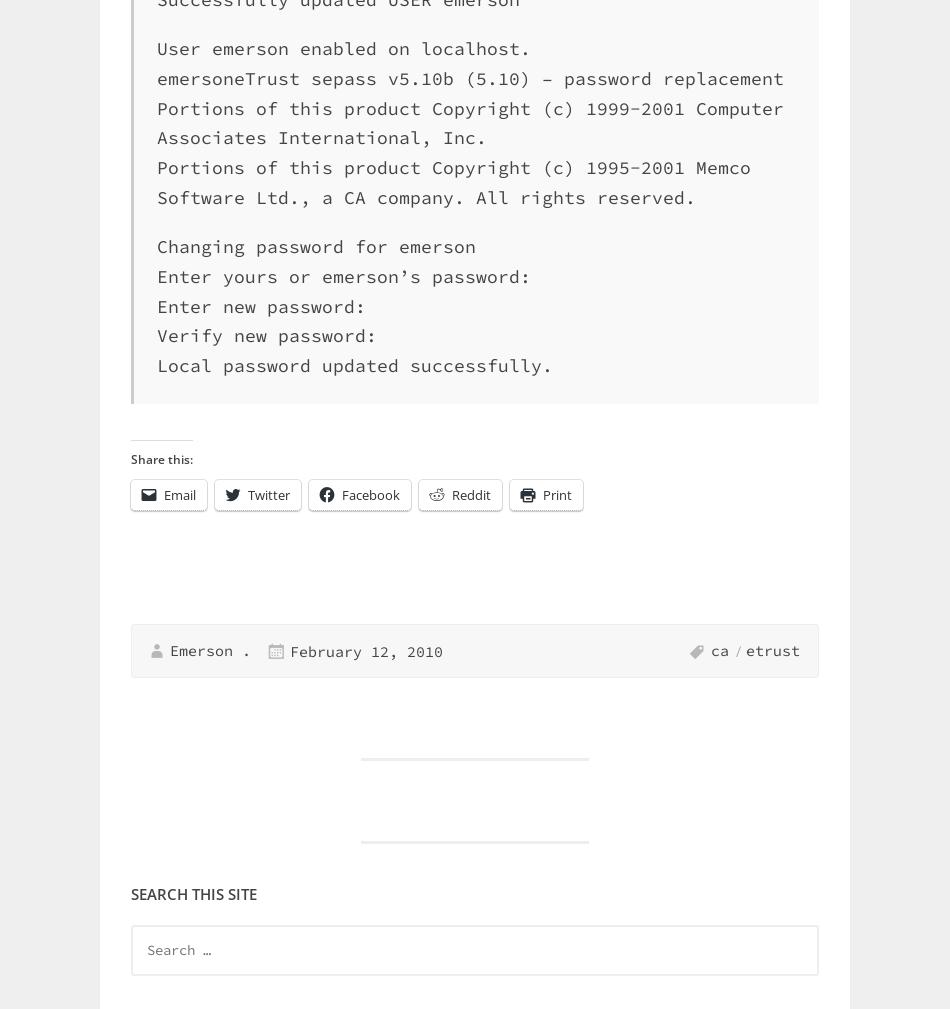 Image resolution: width=950 pixels, height=1009 pixels. I want to click on 'Facebook', so click(369, 494).